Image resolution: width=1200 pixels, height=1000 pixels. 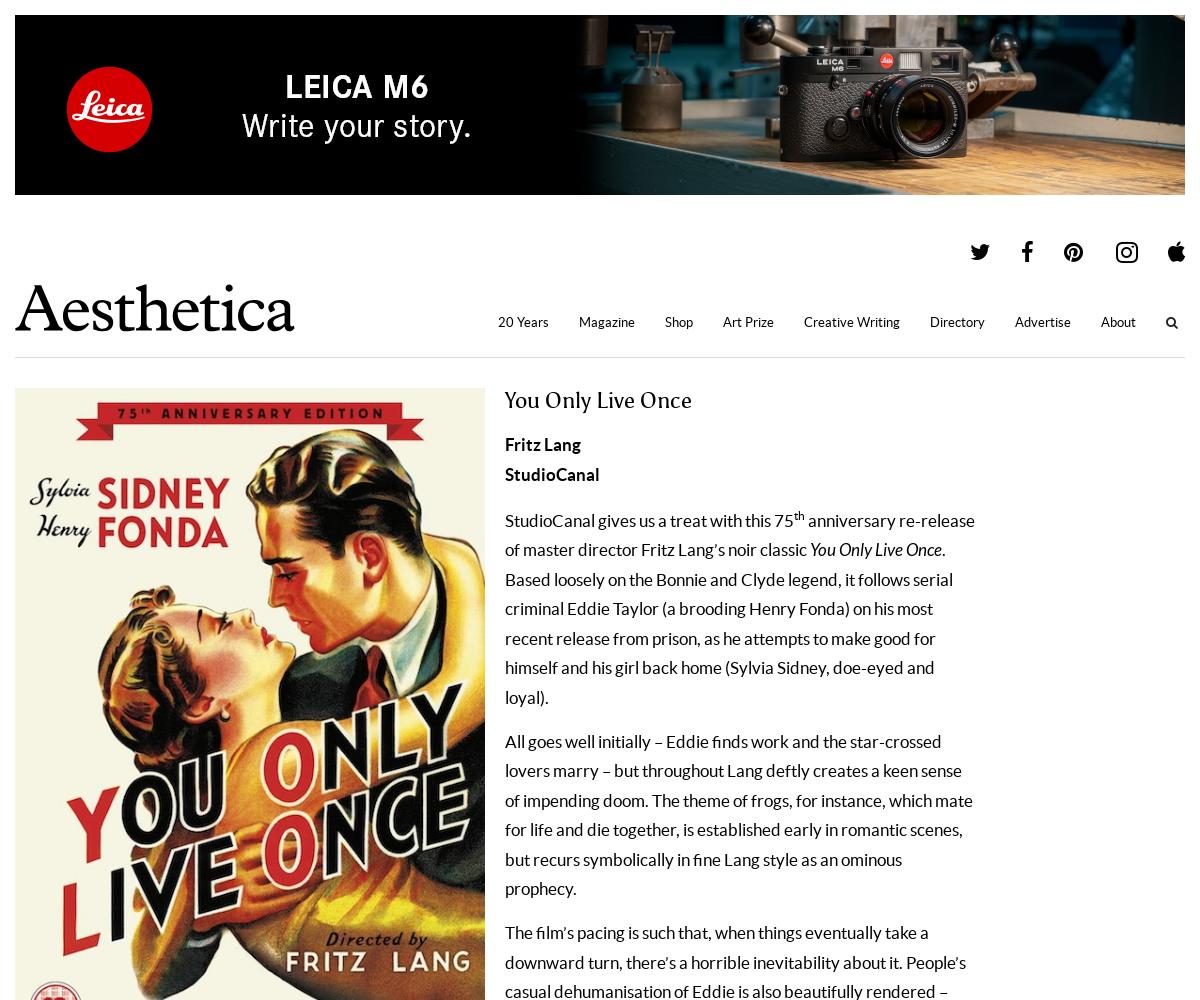 What do you see at coordinates (551, 473) in the screenshot?
I see `'StudioCanal'` at bounding box center [551, 473].